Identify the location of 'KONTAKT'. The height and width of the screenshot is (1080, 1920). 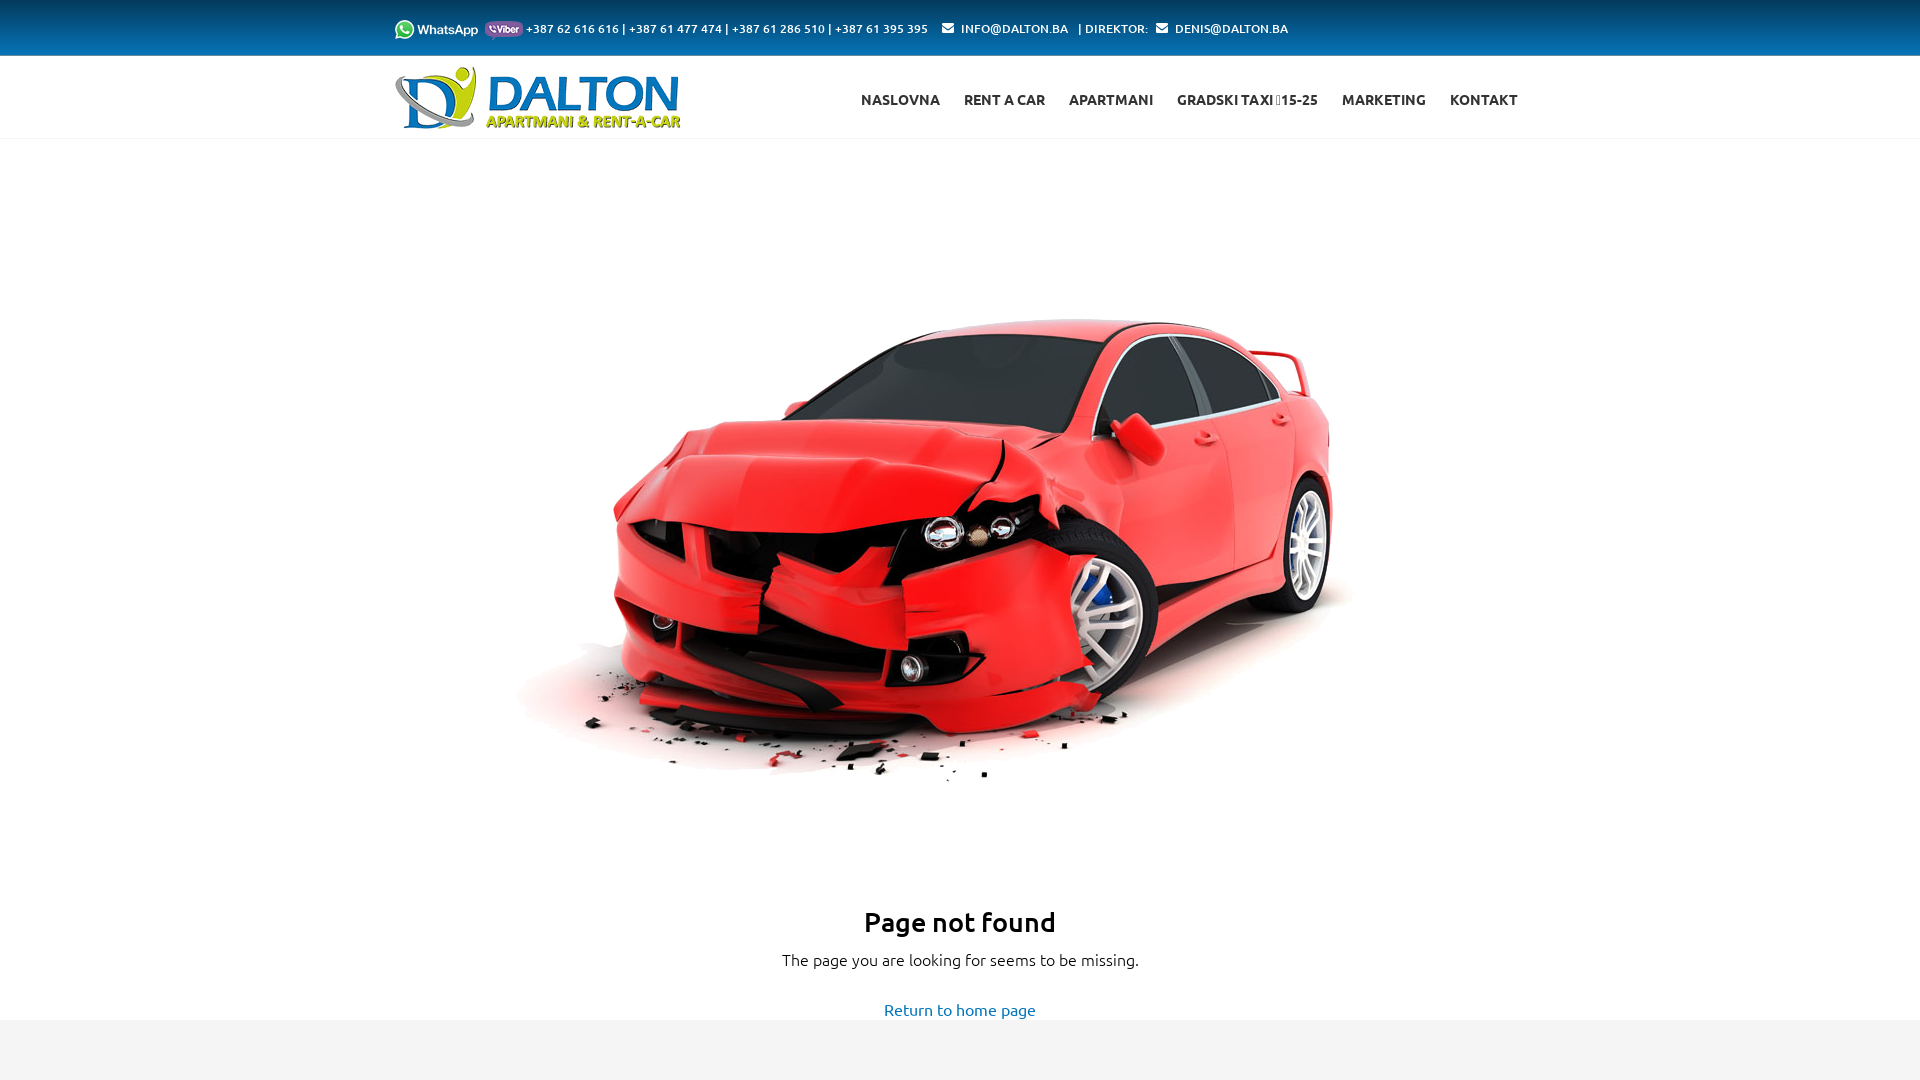
(1483, 99).